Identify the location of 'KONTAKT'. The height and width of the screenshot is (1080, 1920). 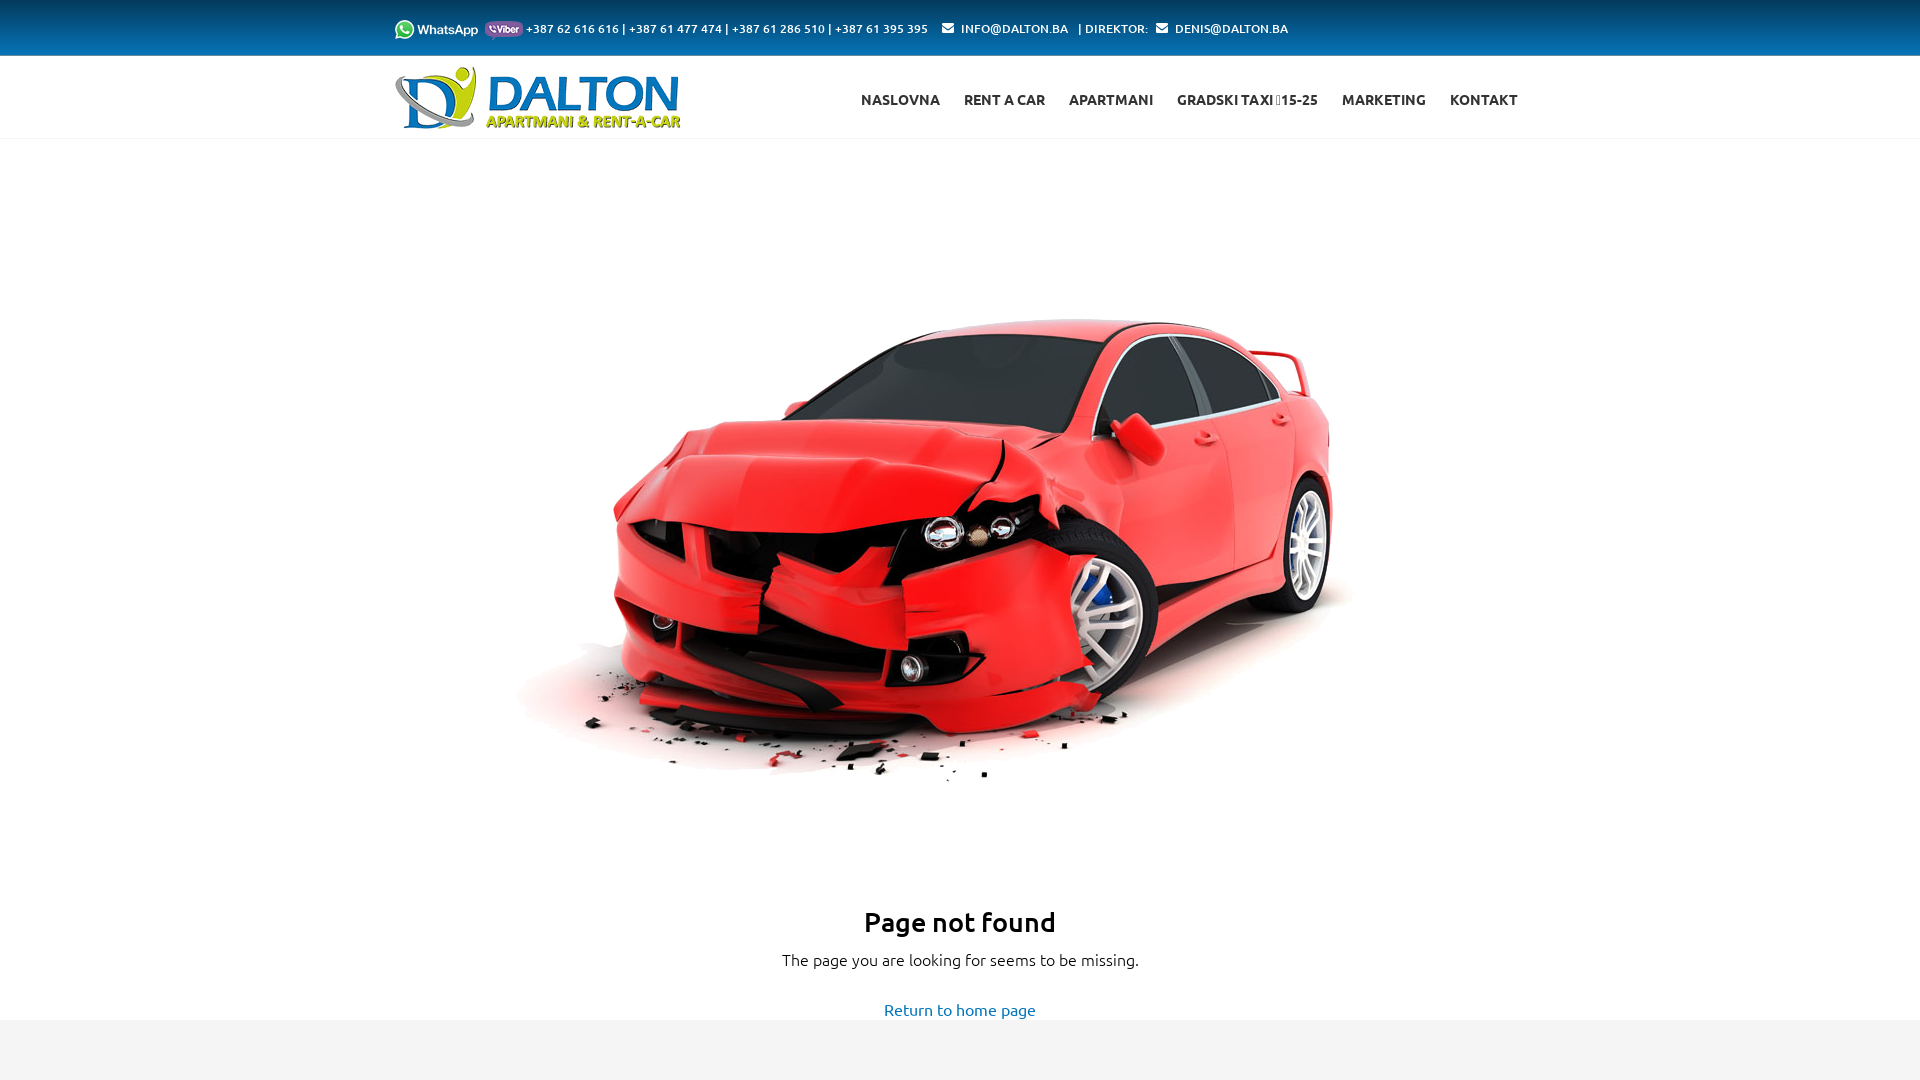
(1483, 99).